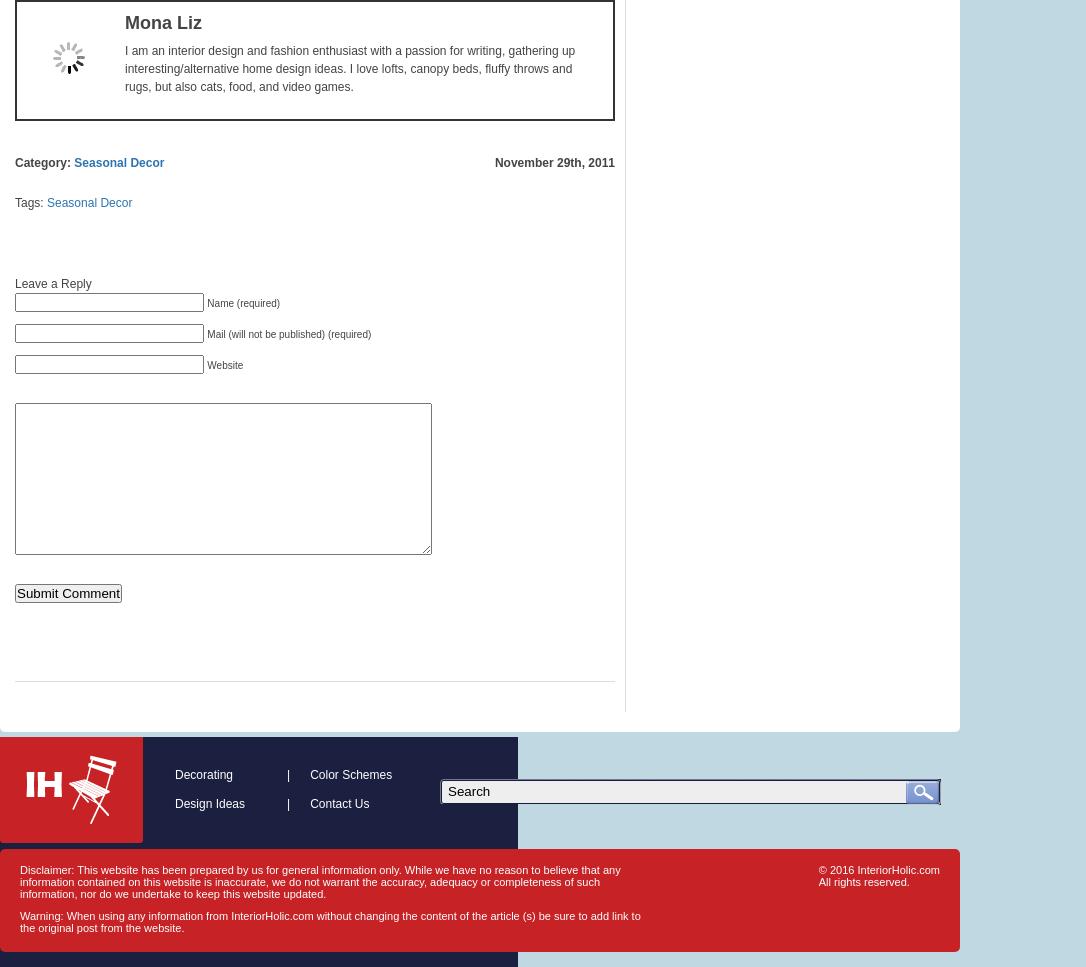  I want to click on 'Mail (will not be published) (required)', so click(287, 334).